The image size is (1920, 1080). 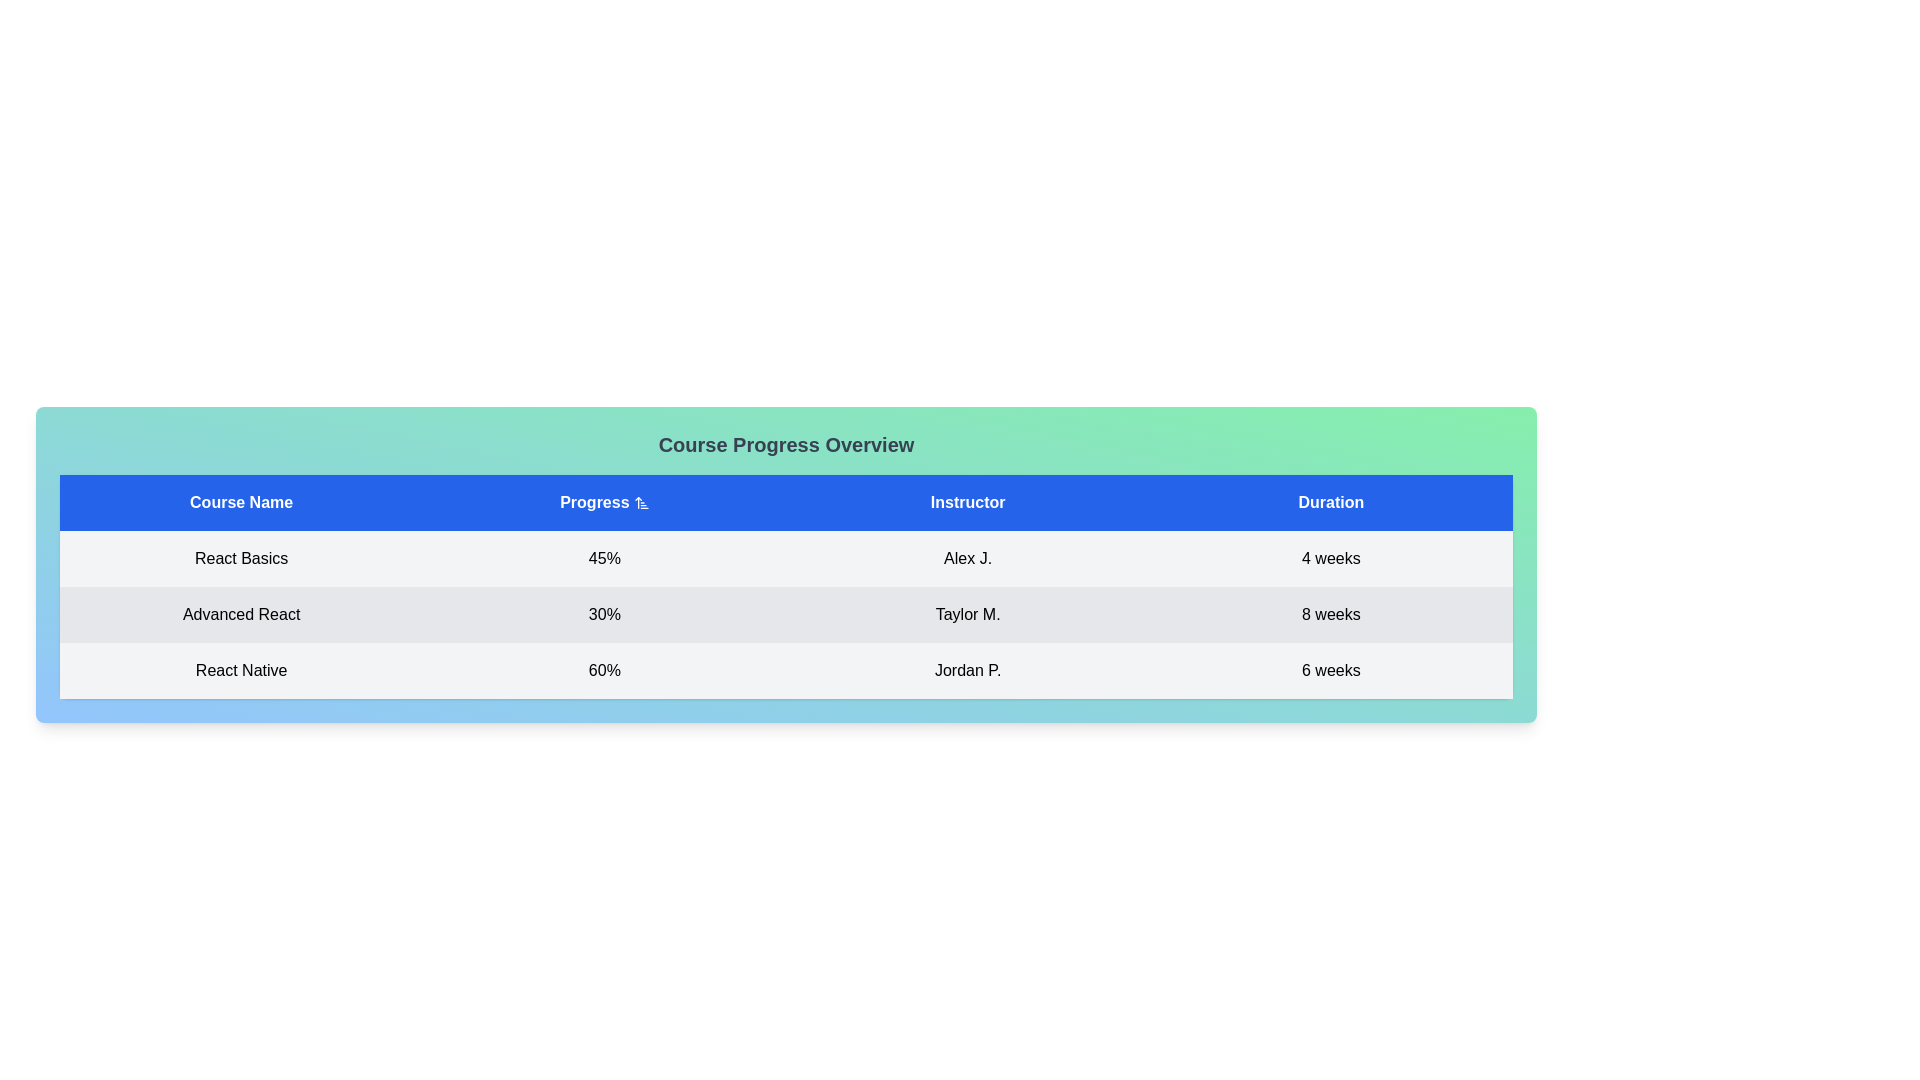 What do you see at coordinates (641, 501) in the screenshot?
I see `the sorting button icon, which is a white arrow against a blue background located in the header section of the table, adjacent to the 'Progress' column title` at bounding box center [641, 501].